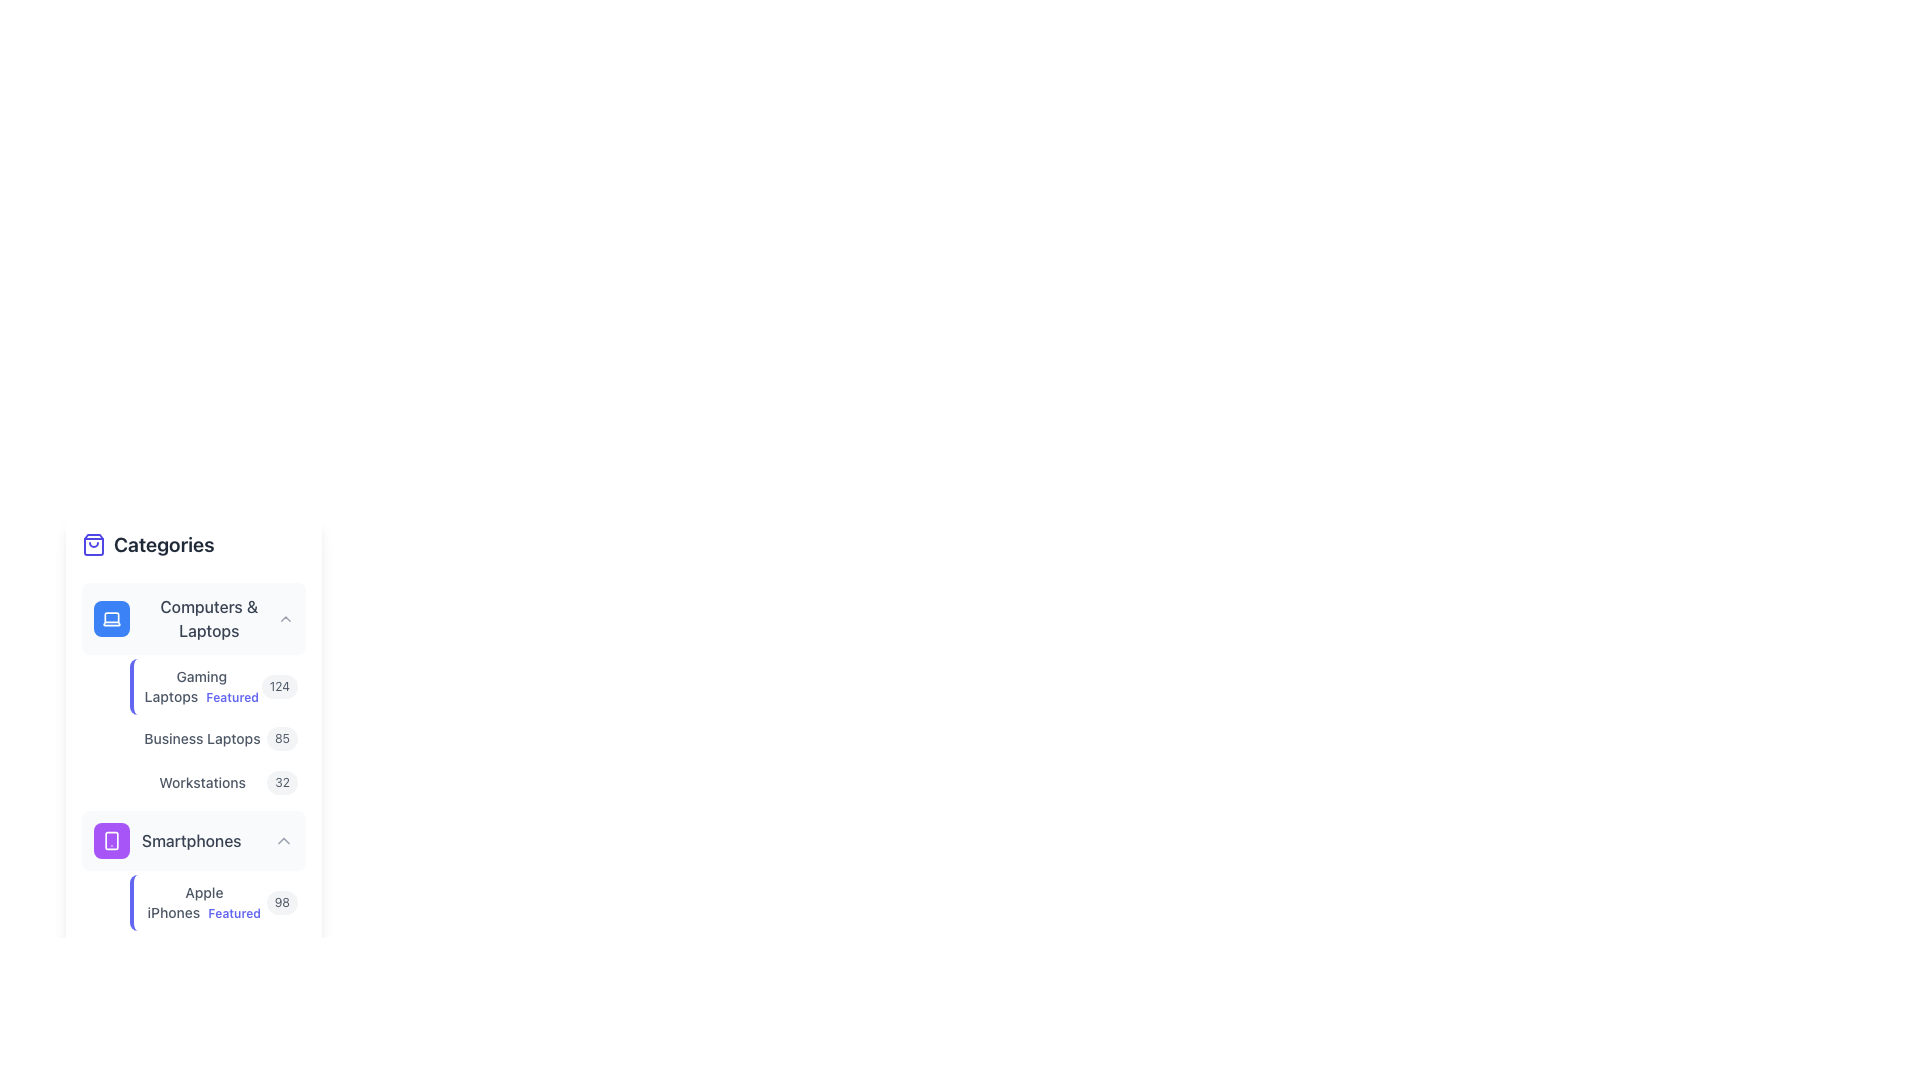  What do you see at coordinates (217, 739) in the screenshot?
I see `the count on the badge of the second clickable list item labeled 'Business Laptops' in the 'Computers & Laptops' category` at bounding box center [217, 739].